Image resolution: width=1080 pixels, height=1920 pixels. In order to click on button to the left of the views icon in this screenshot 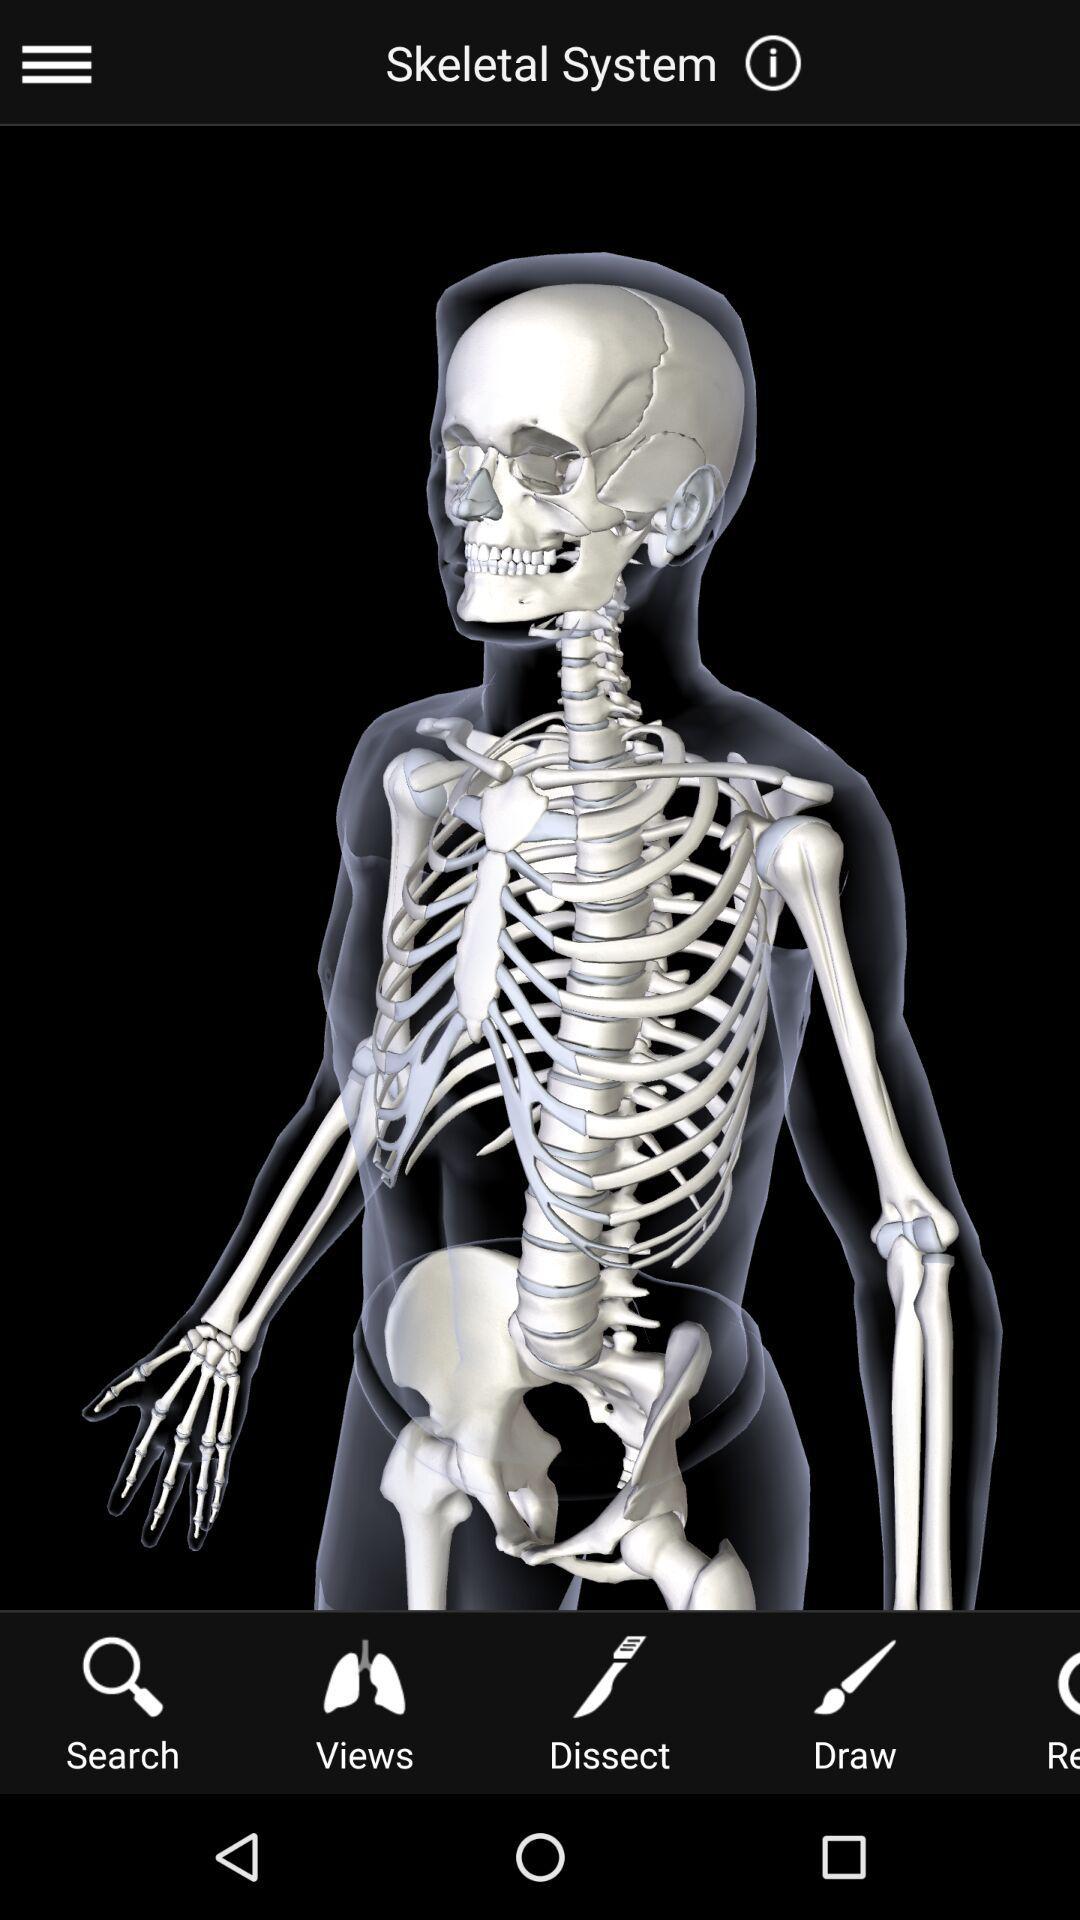, I will do `click(123, 1700)`.